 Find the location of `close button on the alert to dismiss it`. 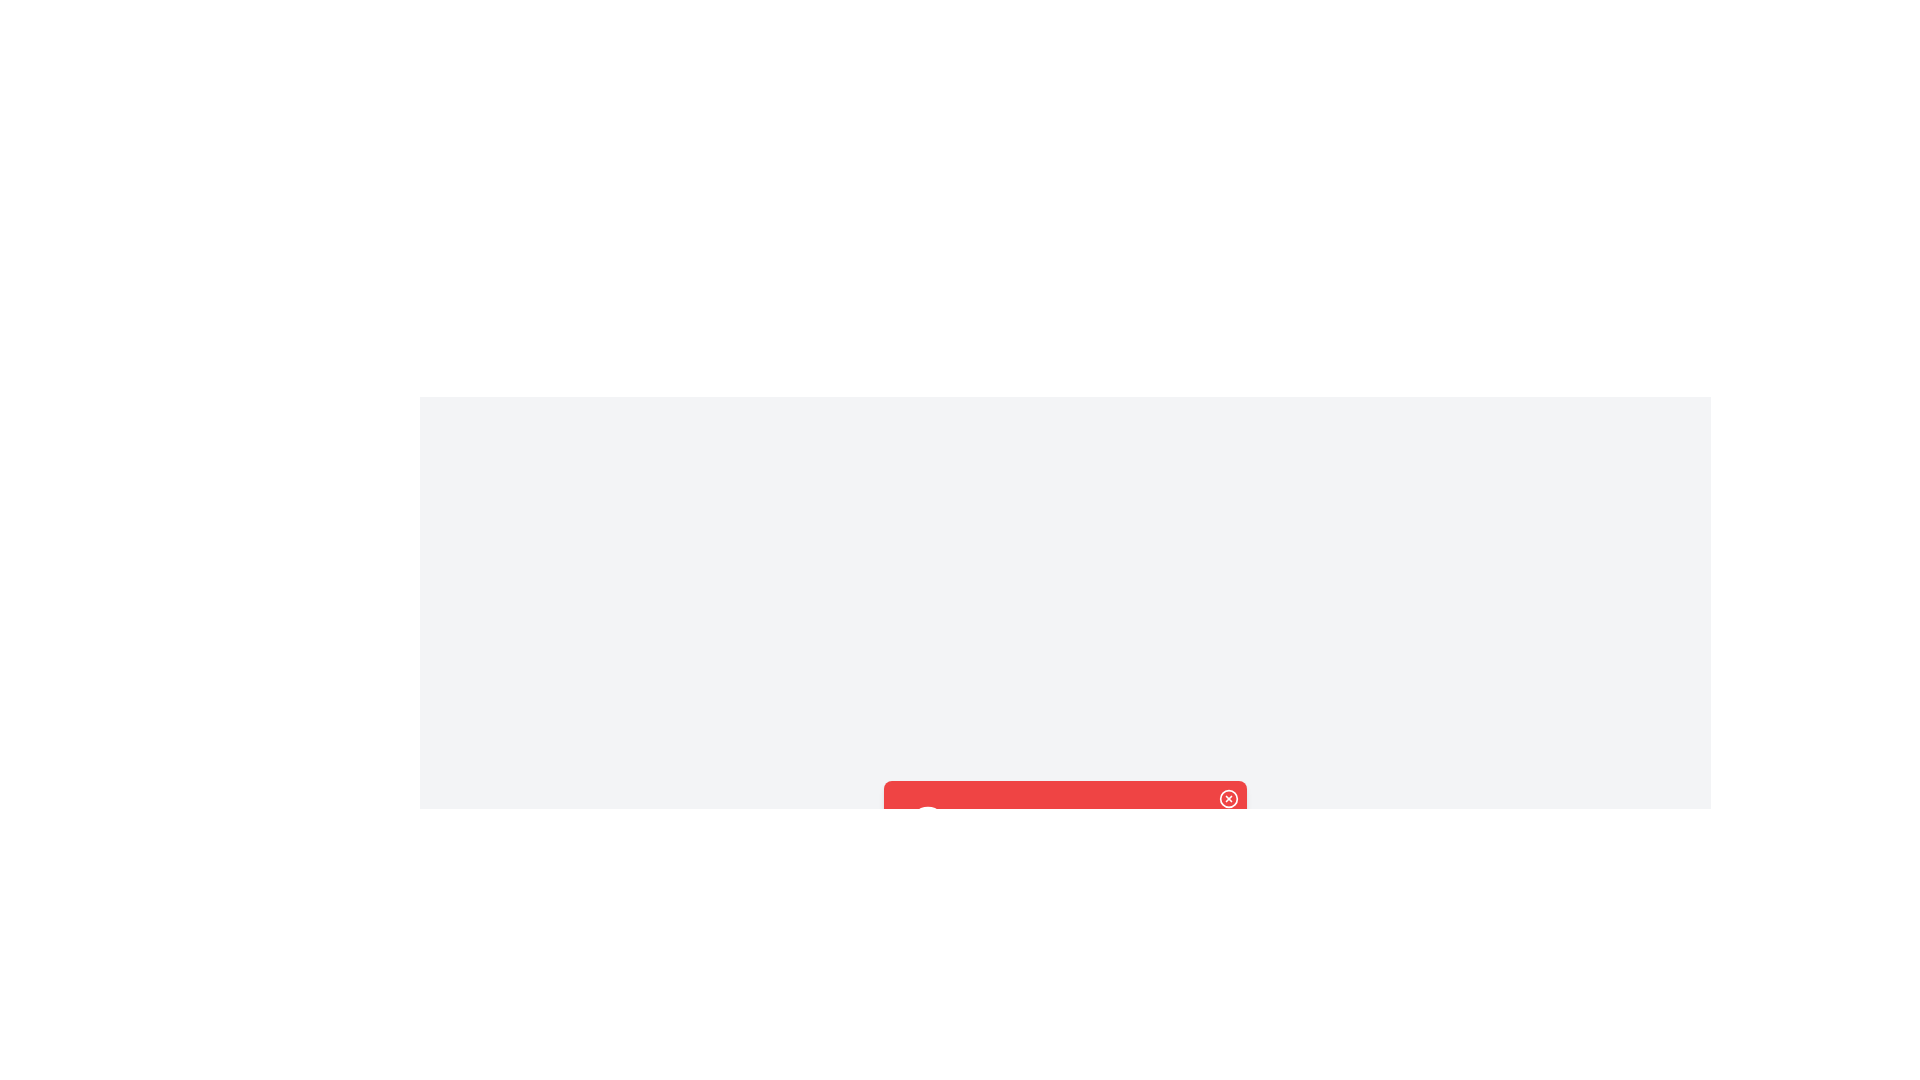

close button on the alert to dismiss it is located at coordinates (1228, 797).